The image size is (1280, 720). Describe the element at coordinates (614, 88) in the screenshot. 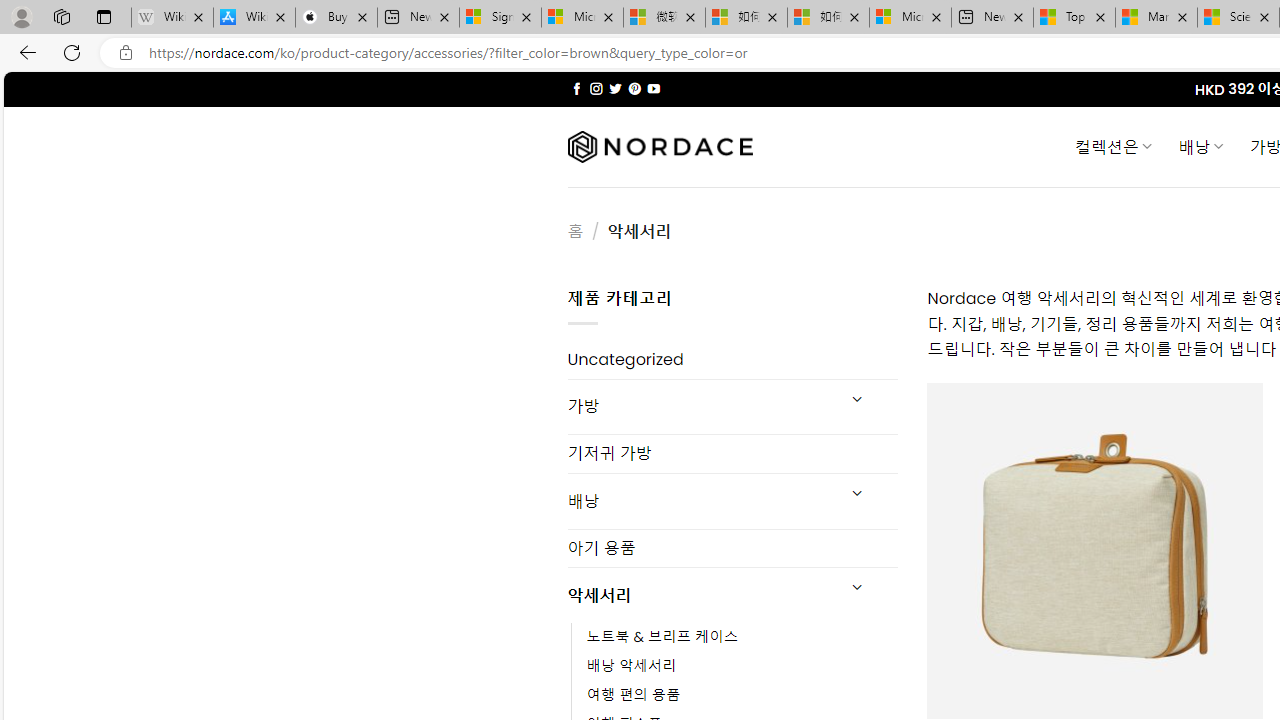

I see `'Follow on Twitter'` at that location.